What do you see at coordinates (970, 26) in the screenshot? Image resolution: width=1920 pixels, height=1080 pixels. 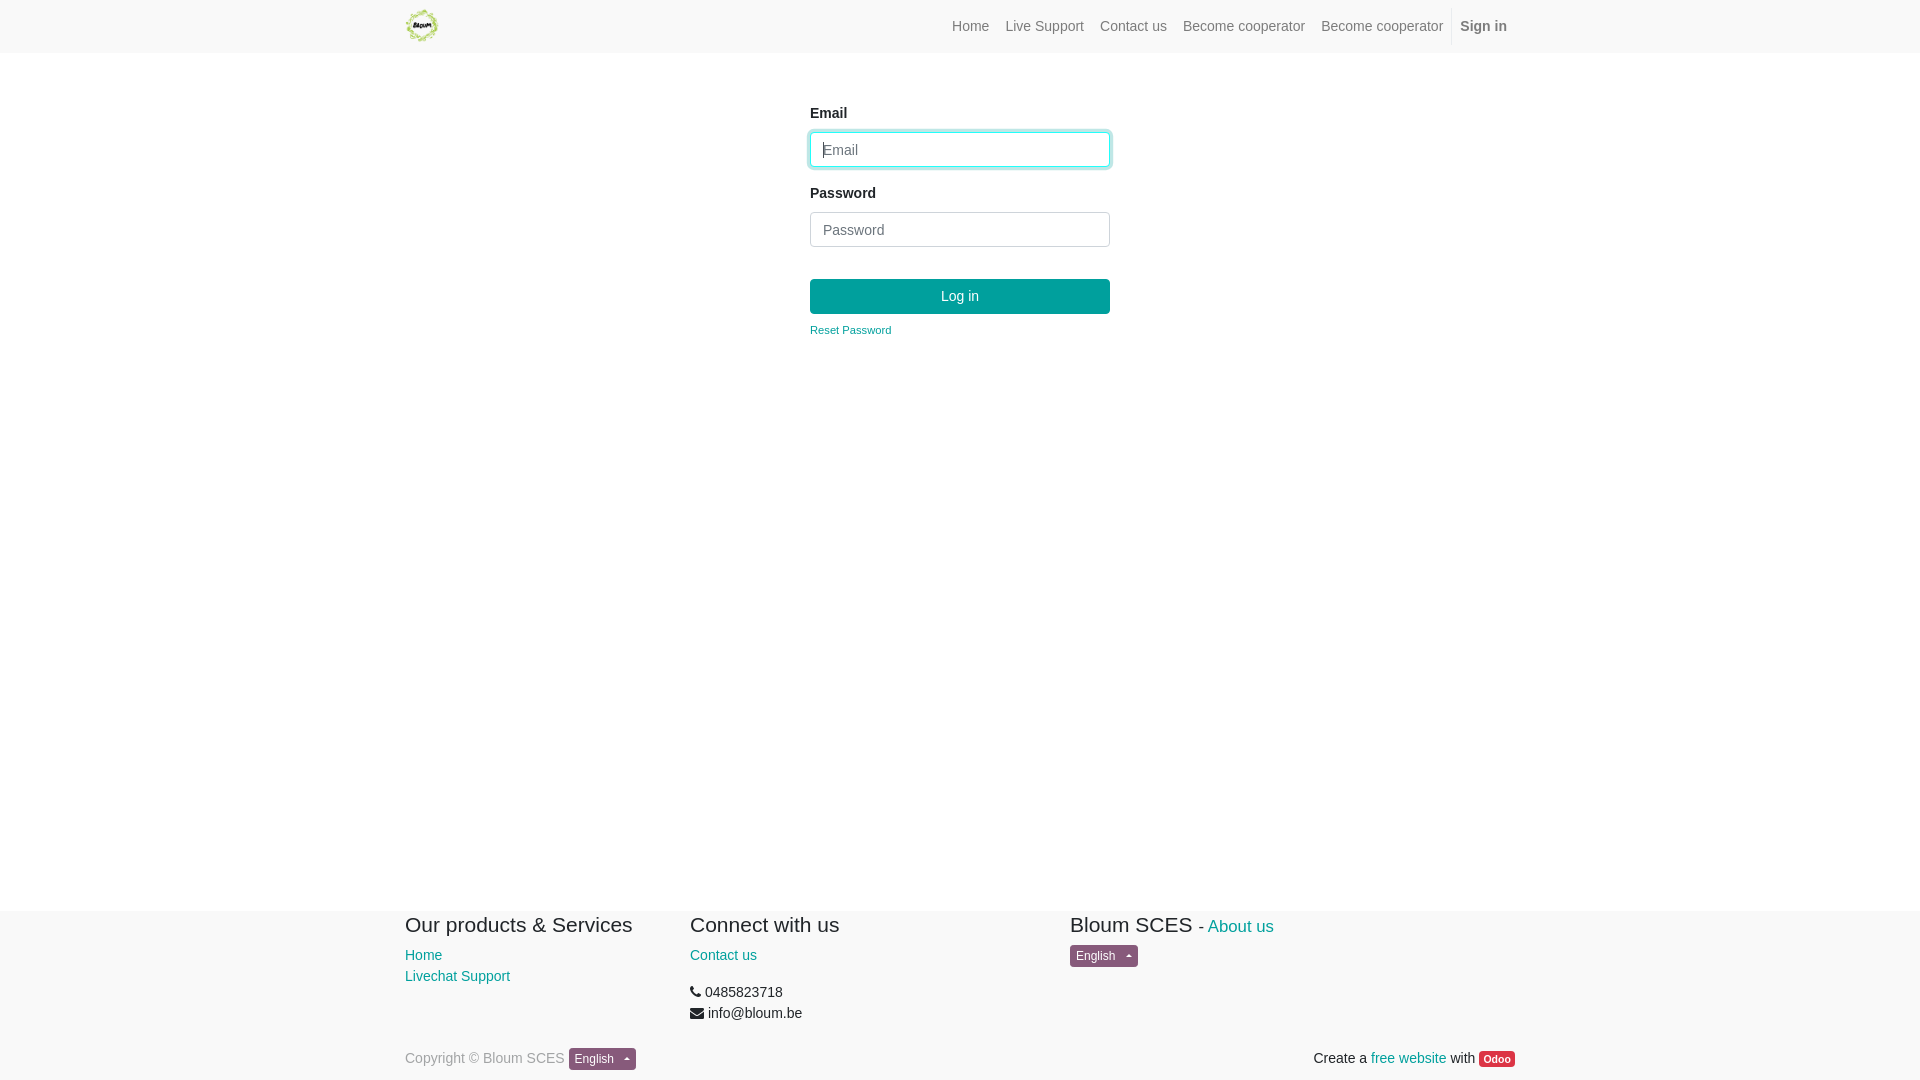 I see `'Home'` at bounding box center [970, 26].